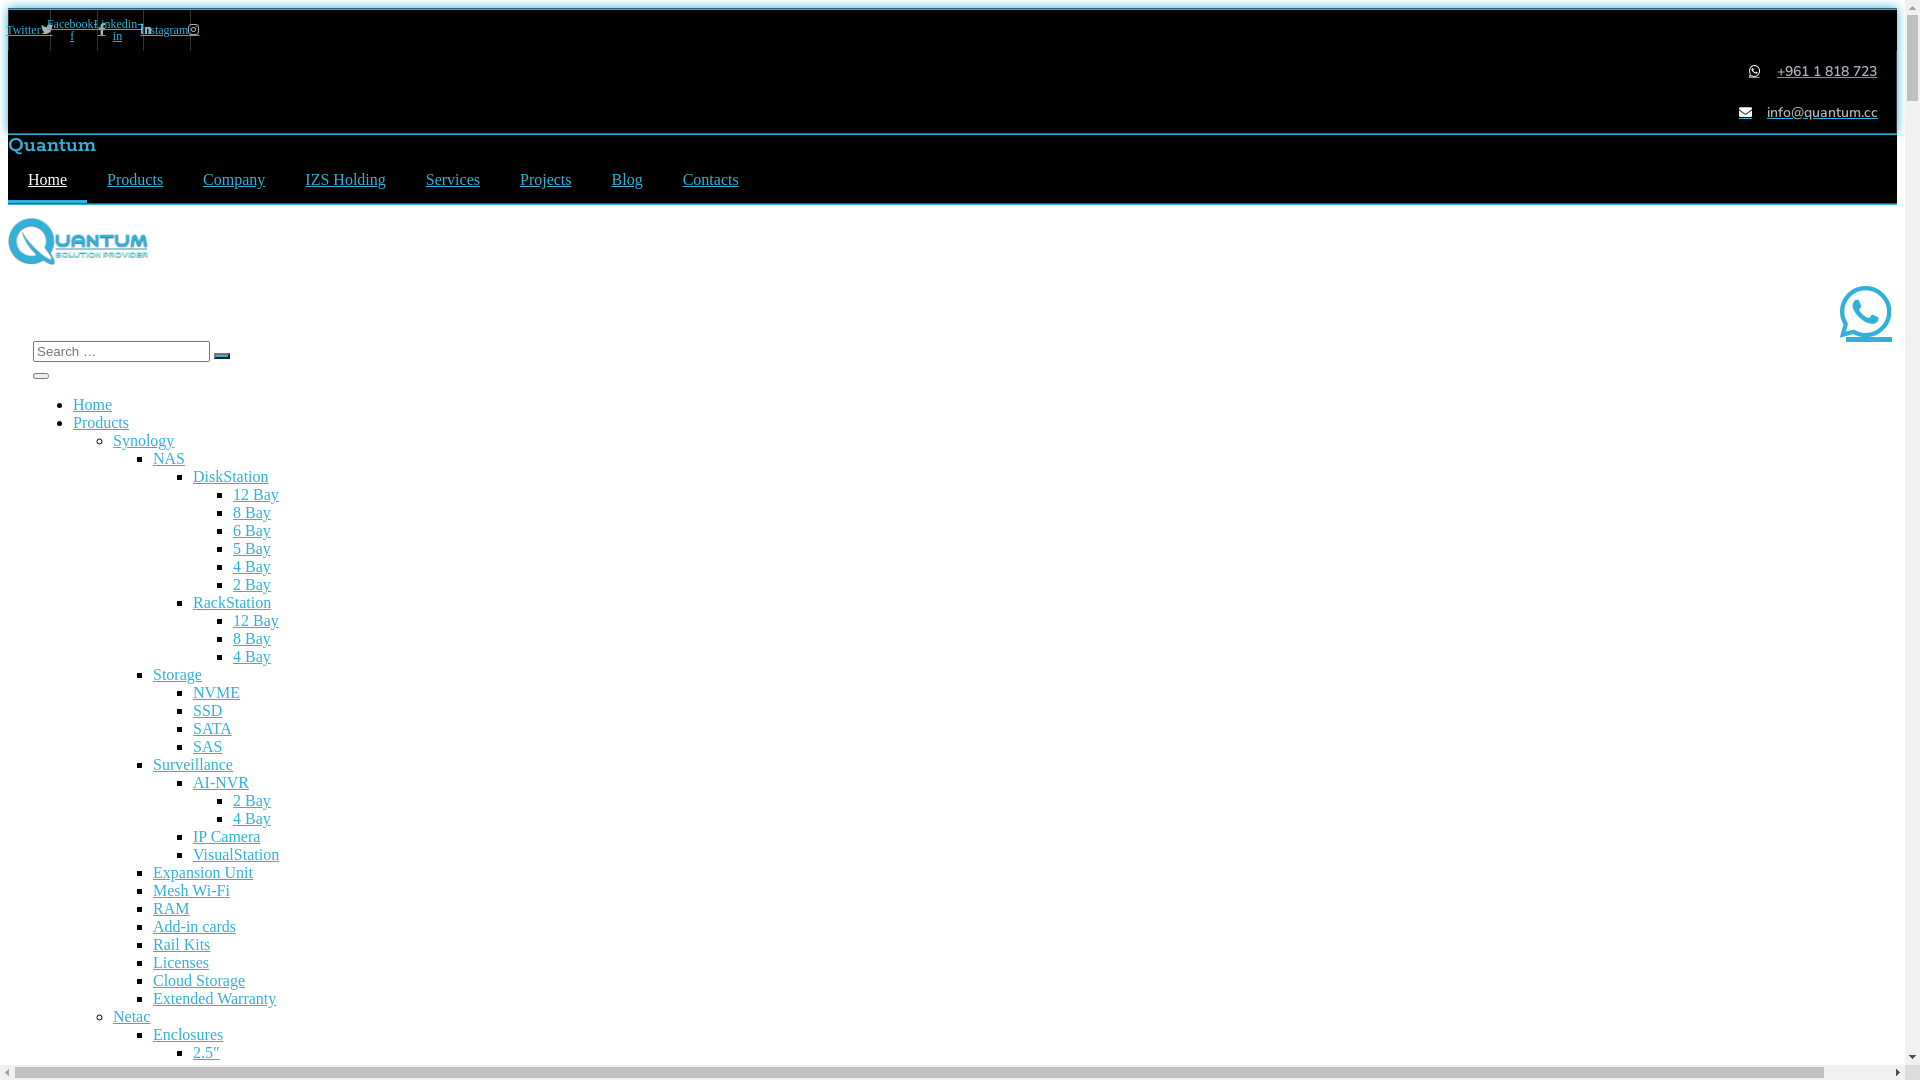  I want to click on '2 Bay', so click(251, 799).